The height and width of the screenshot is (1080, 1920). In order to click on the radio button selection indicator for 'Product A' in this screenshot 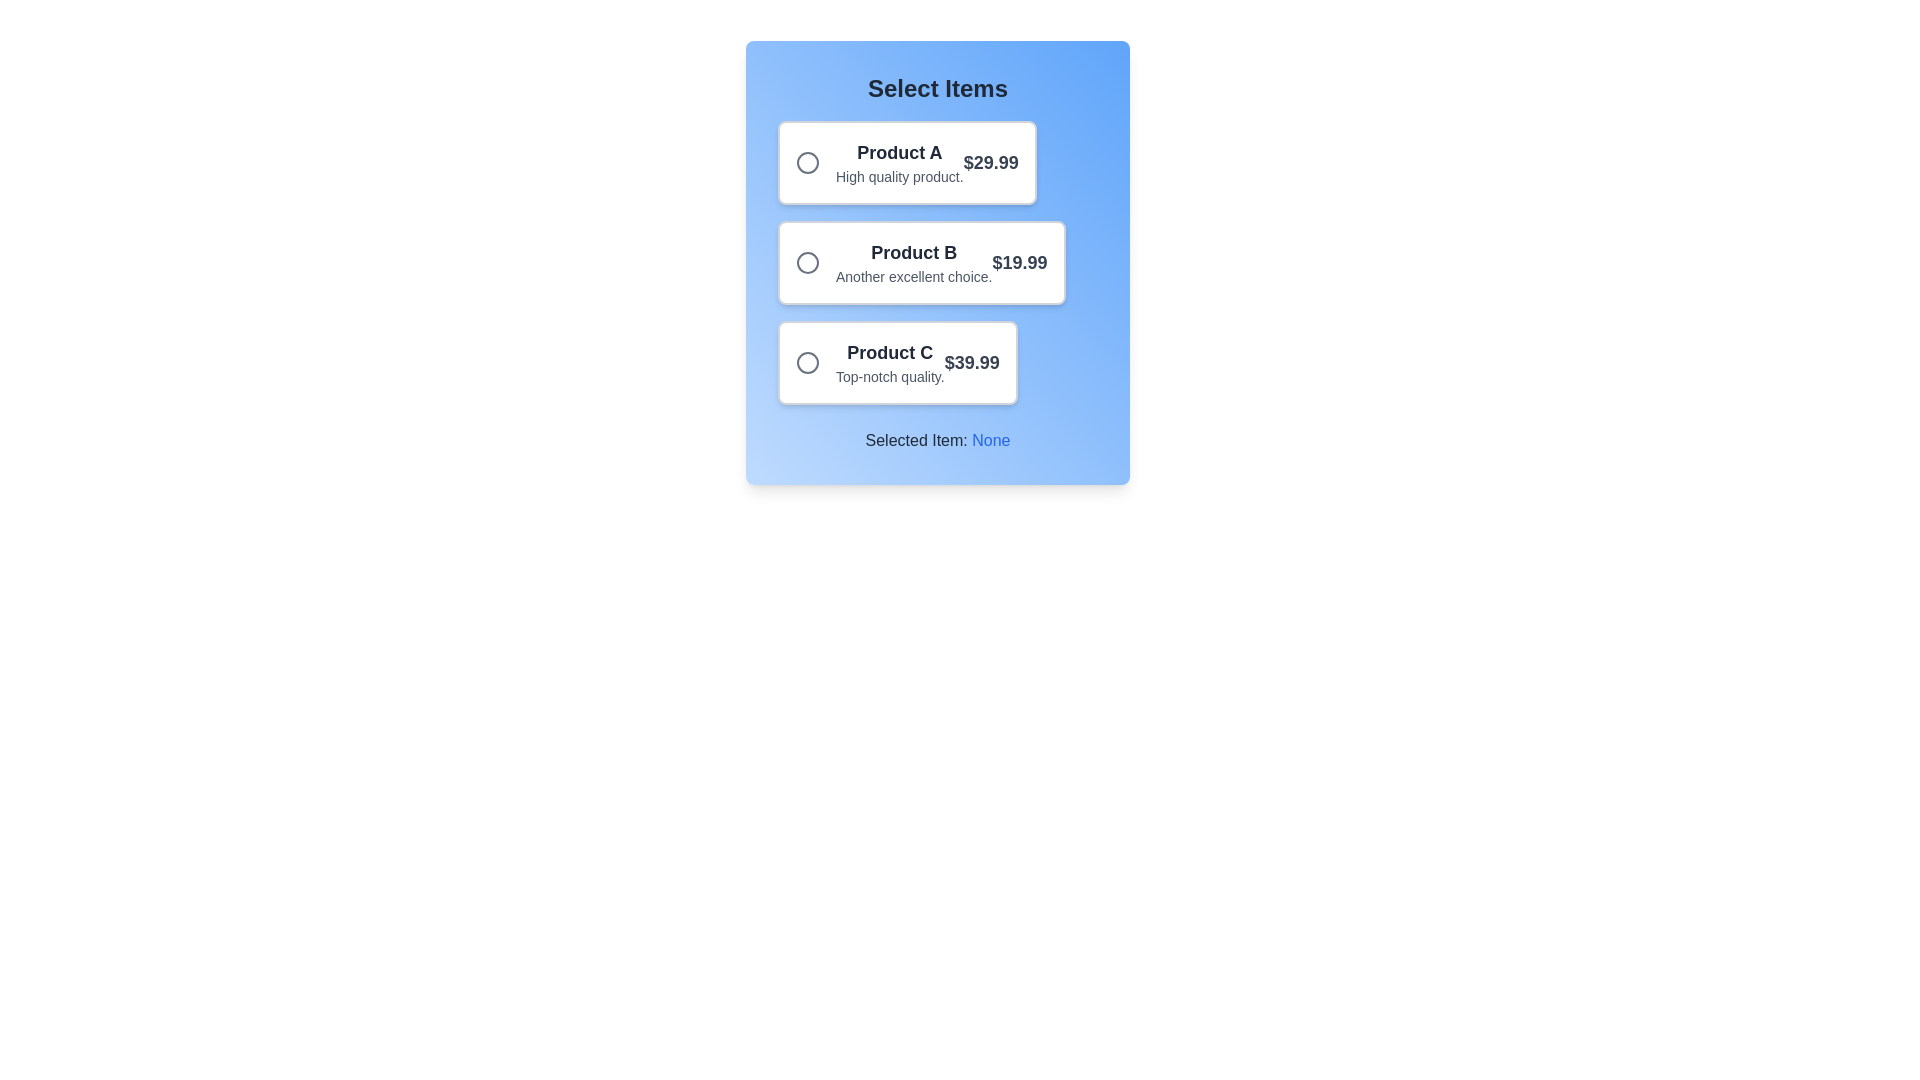, I will do `click(807, 161)`.